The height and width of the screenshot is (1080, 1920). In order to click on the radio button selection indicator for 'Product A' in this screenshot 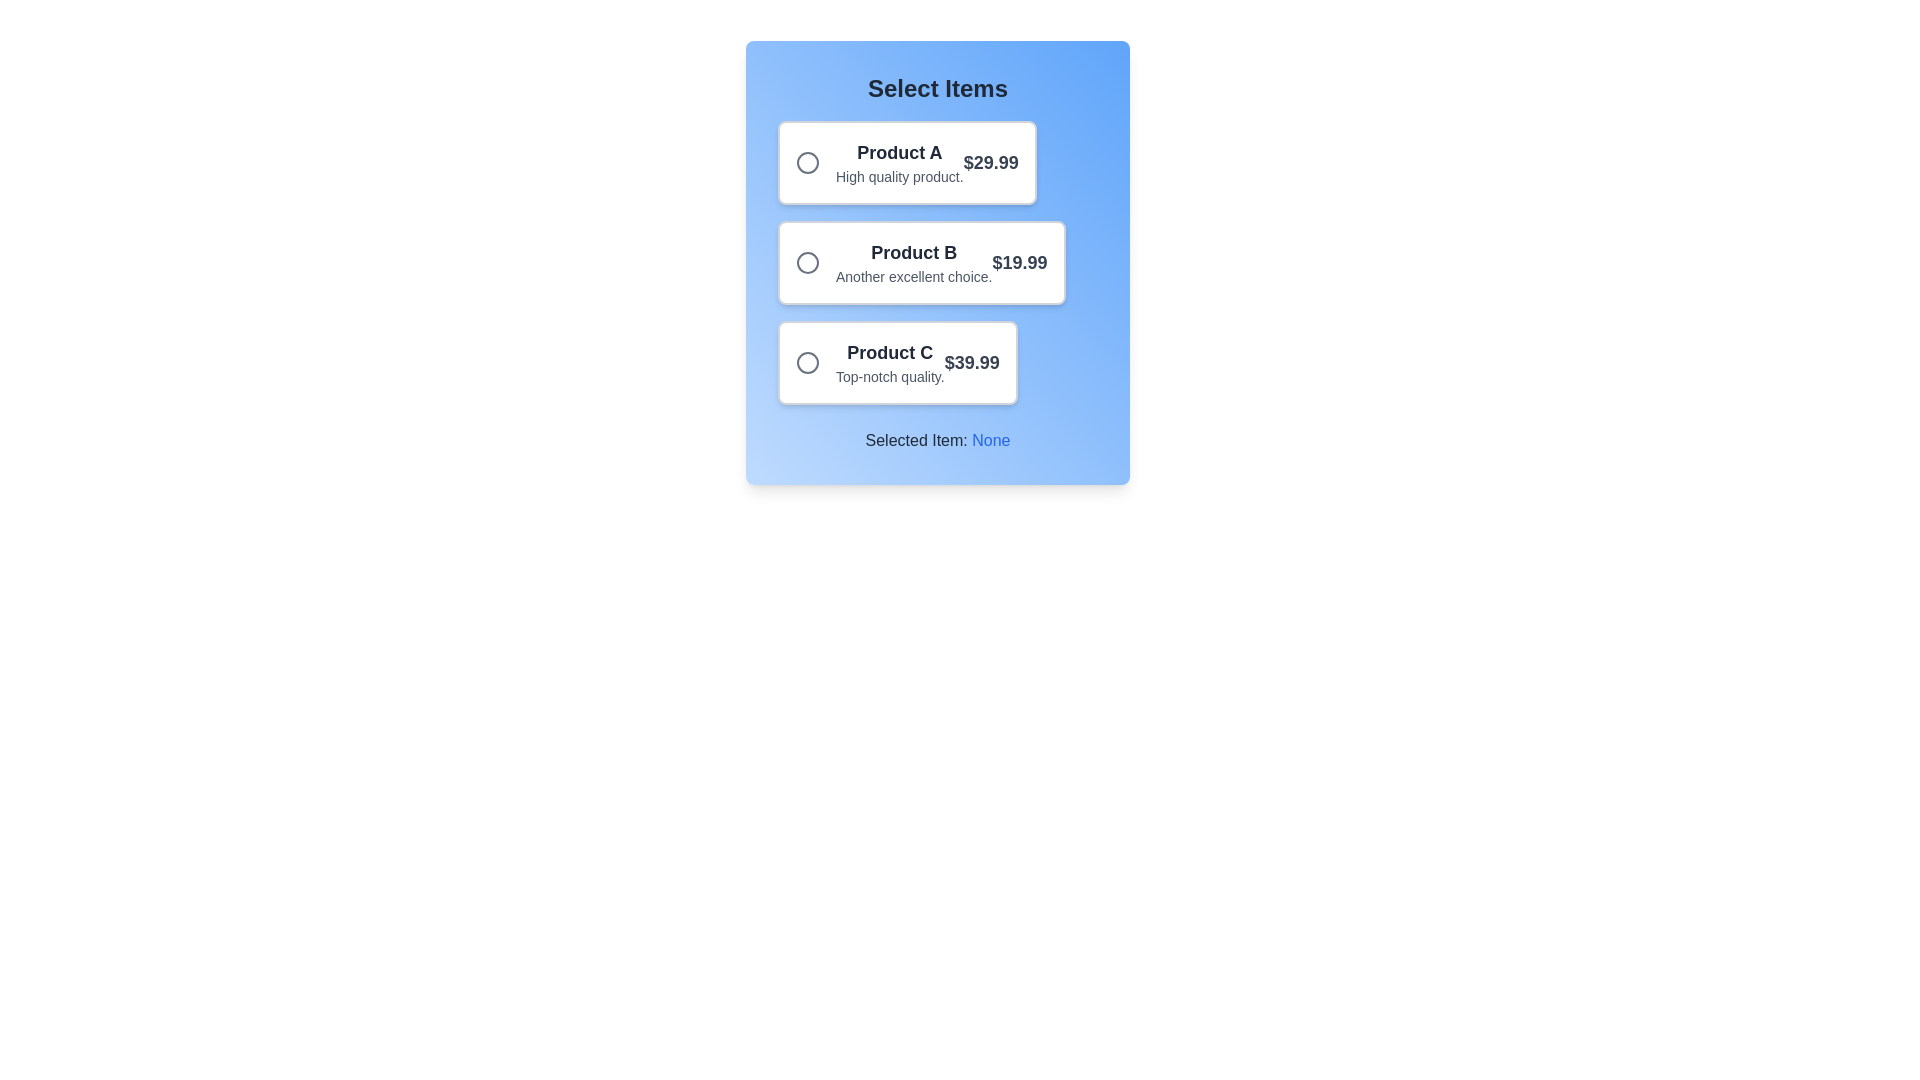, I will do `click(807, 161)`.